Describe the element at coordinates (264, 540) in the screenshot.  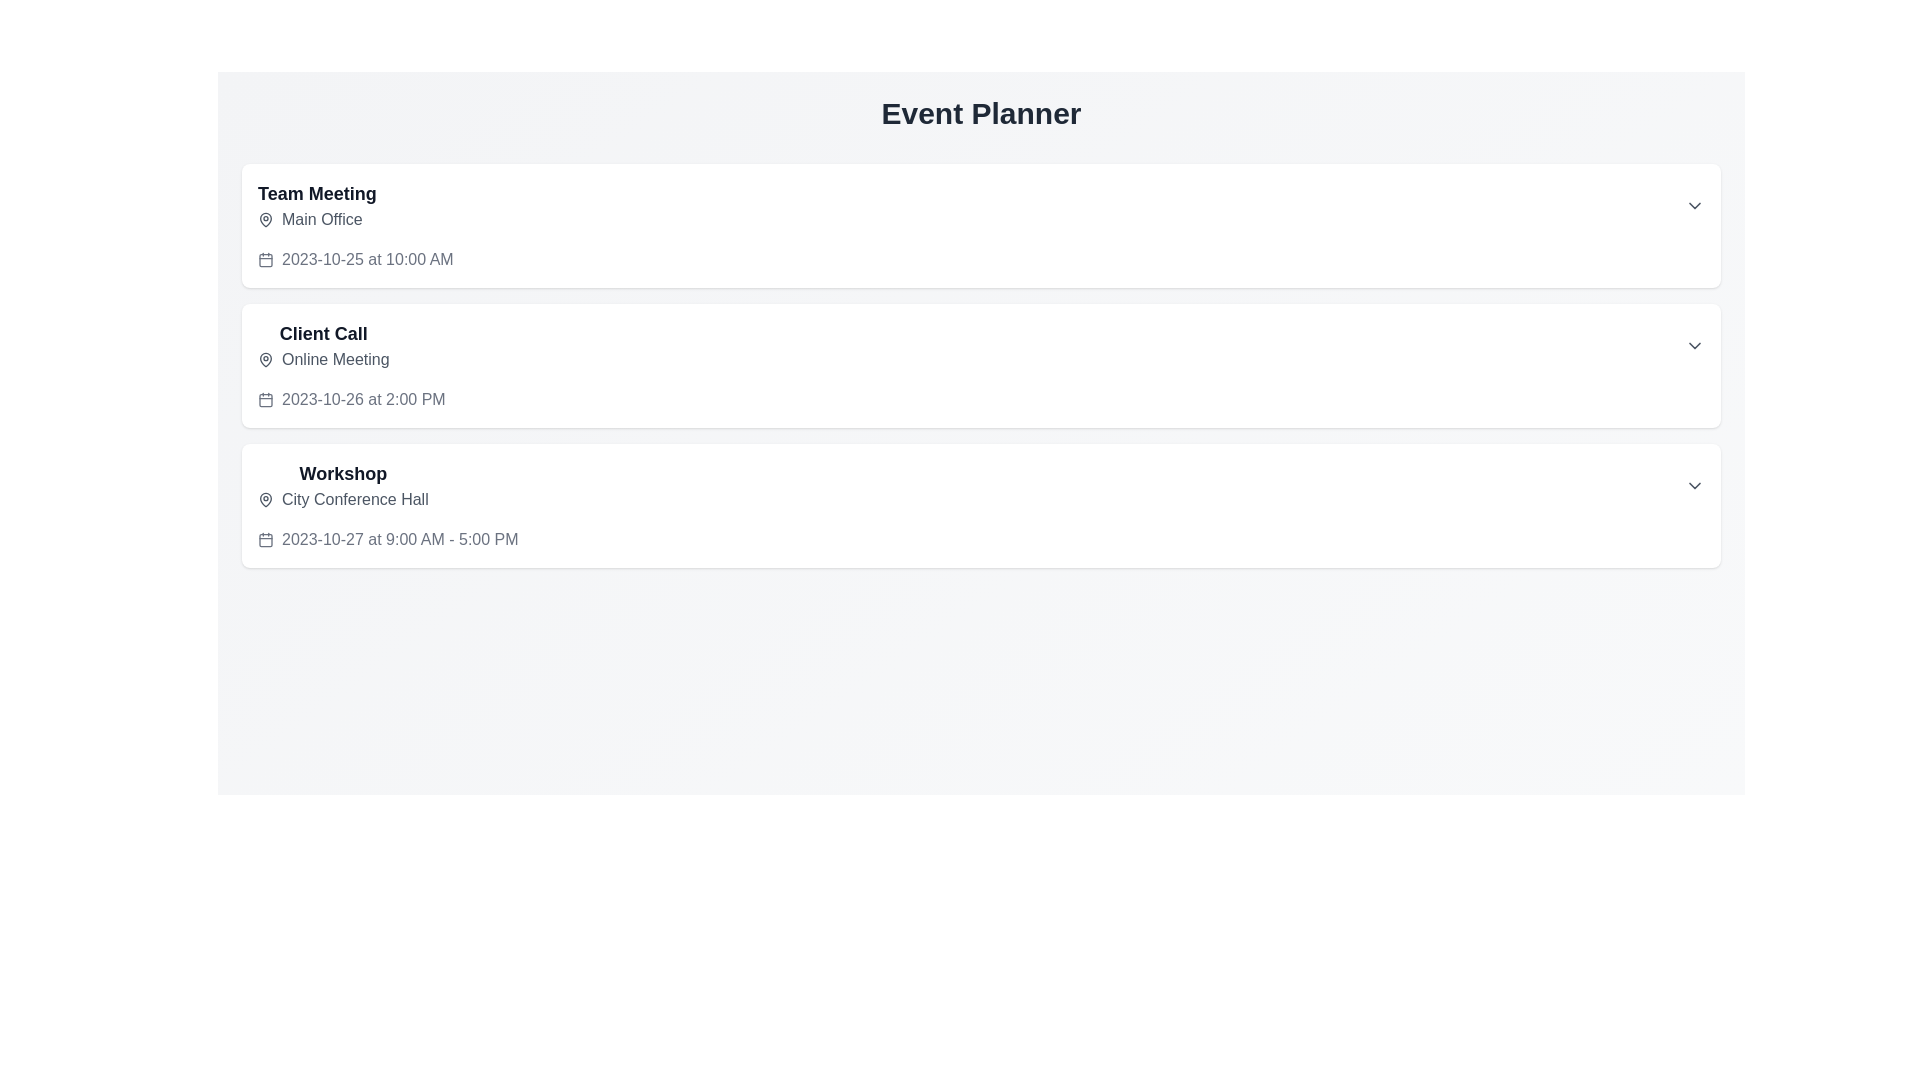
I see `the calendar icon indicating the date or schedule for the 'Workshop' event, located next to the event's timing details` at that location.